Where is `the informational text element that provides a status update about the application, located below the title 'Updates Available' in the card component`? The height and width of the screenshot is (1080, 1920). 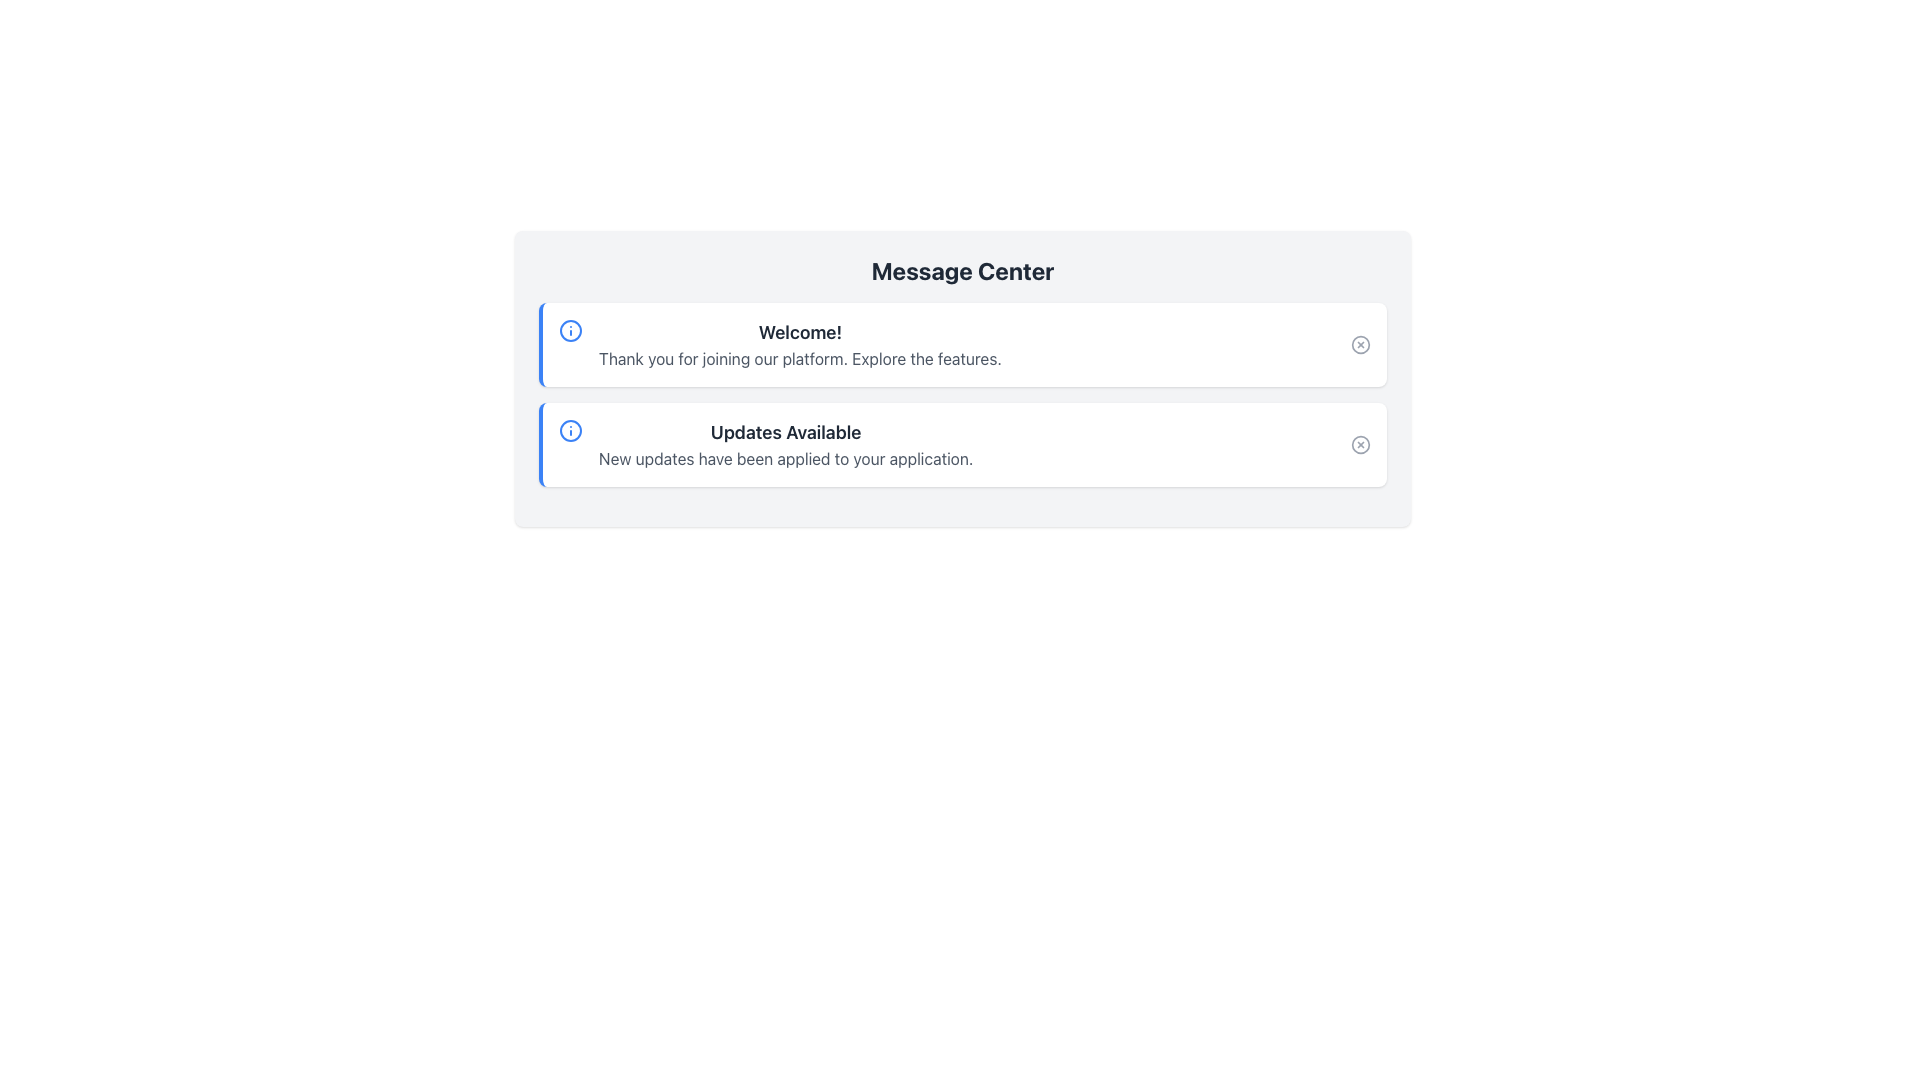
the informational text element that provides a status update about the application, located below the title 'Updates Available' in the card component is located at coordinates (785, 459).